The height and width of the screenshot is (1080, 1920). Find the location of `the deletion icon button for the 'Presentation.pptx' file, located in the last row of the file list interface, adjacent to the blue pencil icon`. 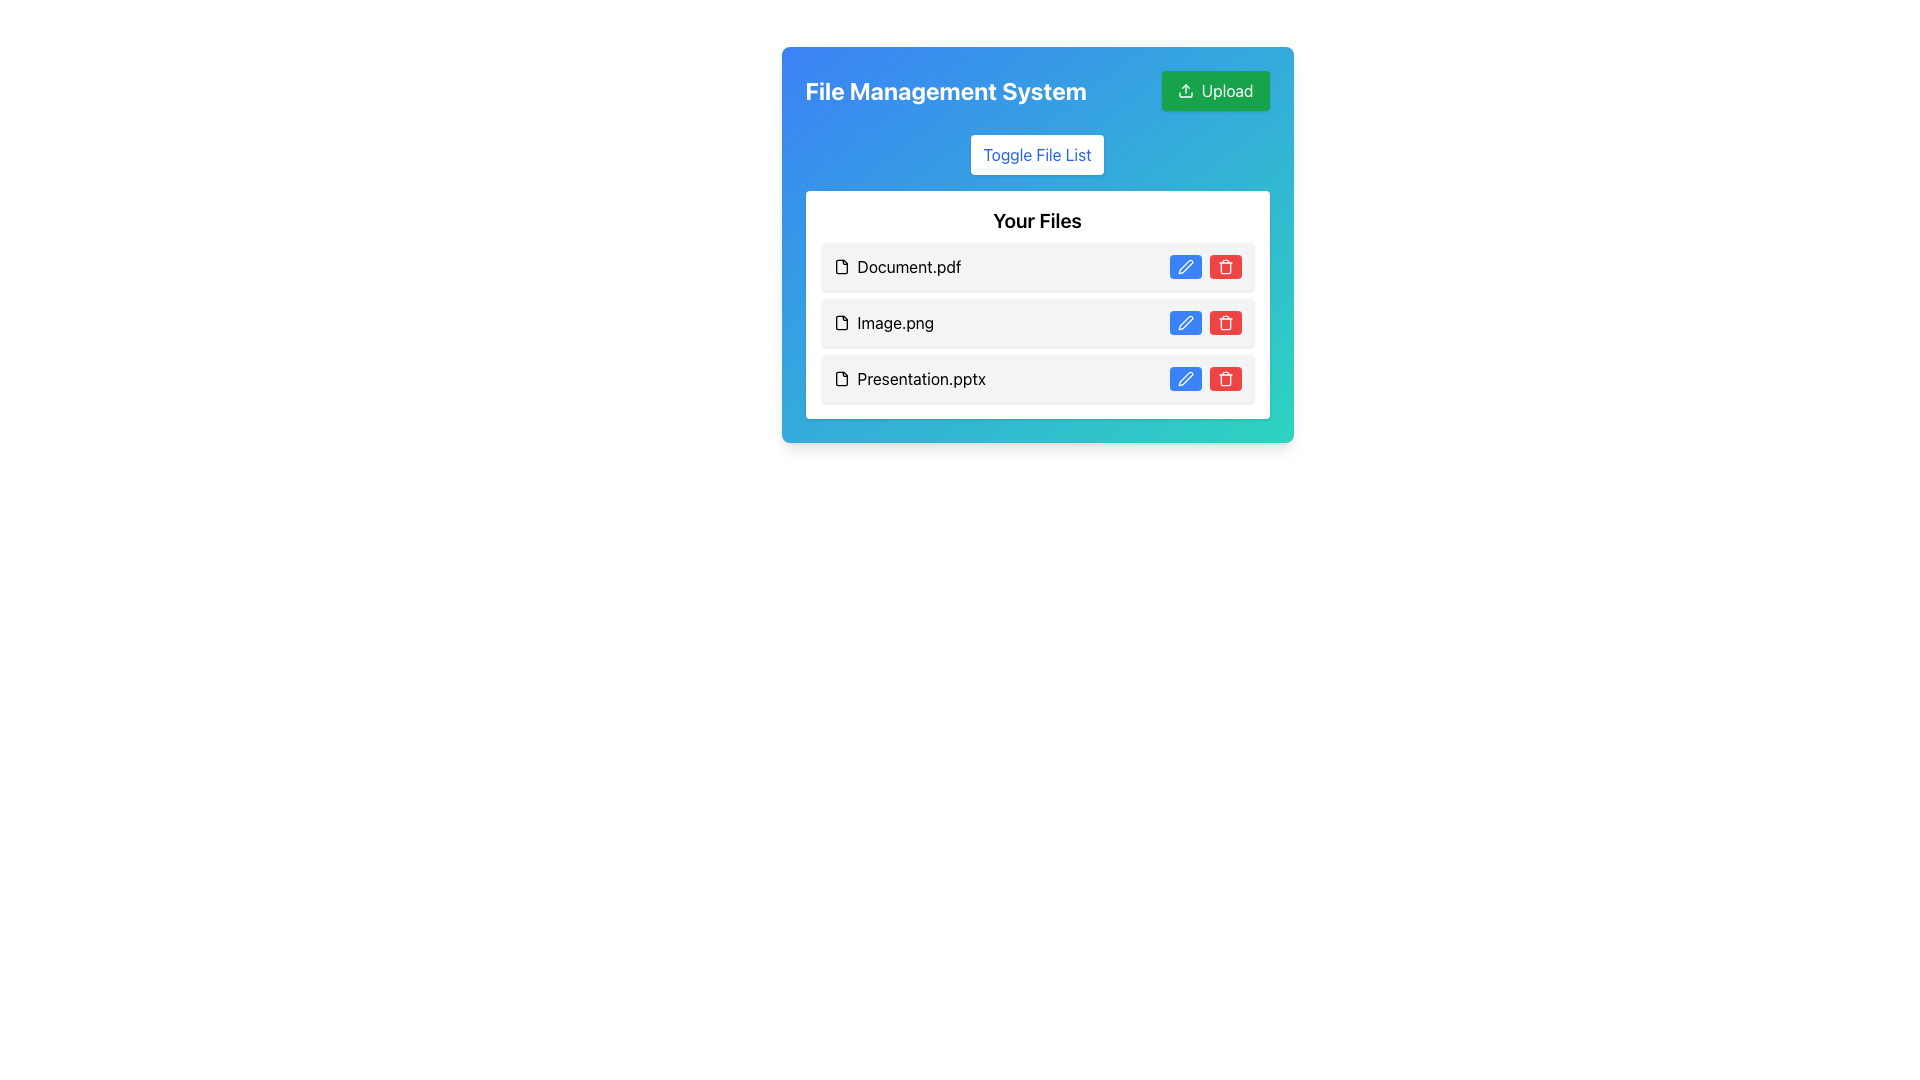

the deletion icon button for the 'Presentation.pptx' file, located in the last row of the file list interface, adjacent to the blue pencil icon is located at coordinates (1224, 378).